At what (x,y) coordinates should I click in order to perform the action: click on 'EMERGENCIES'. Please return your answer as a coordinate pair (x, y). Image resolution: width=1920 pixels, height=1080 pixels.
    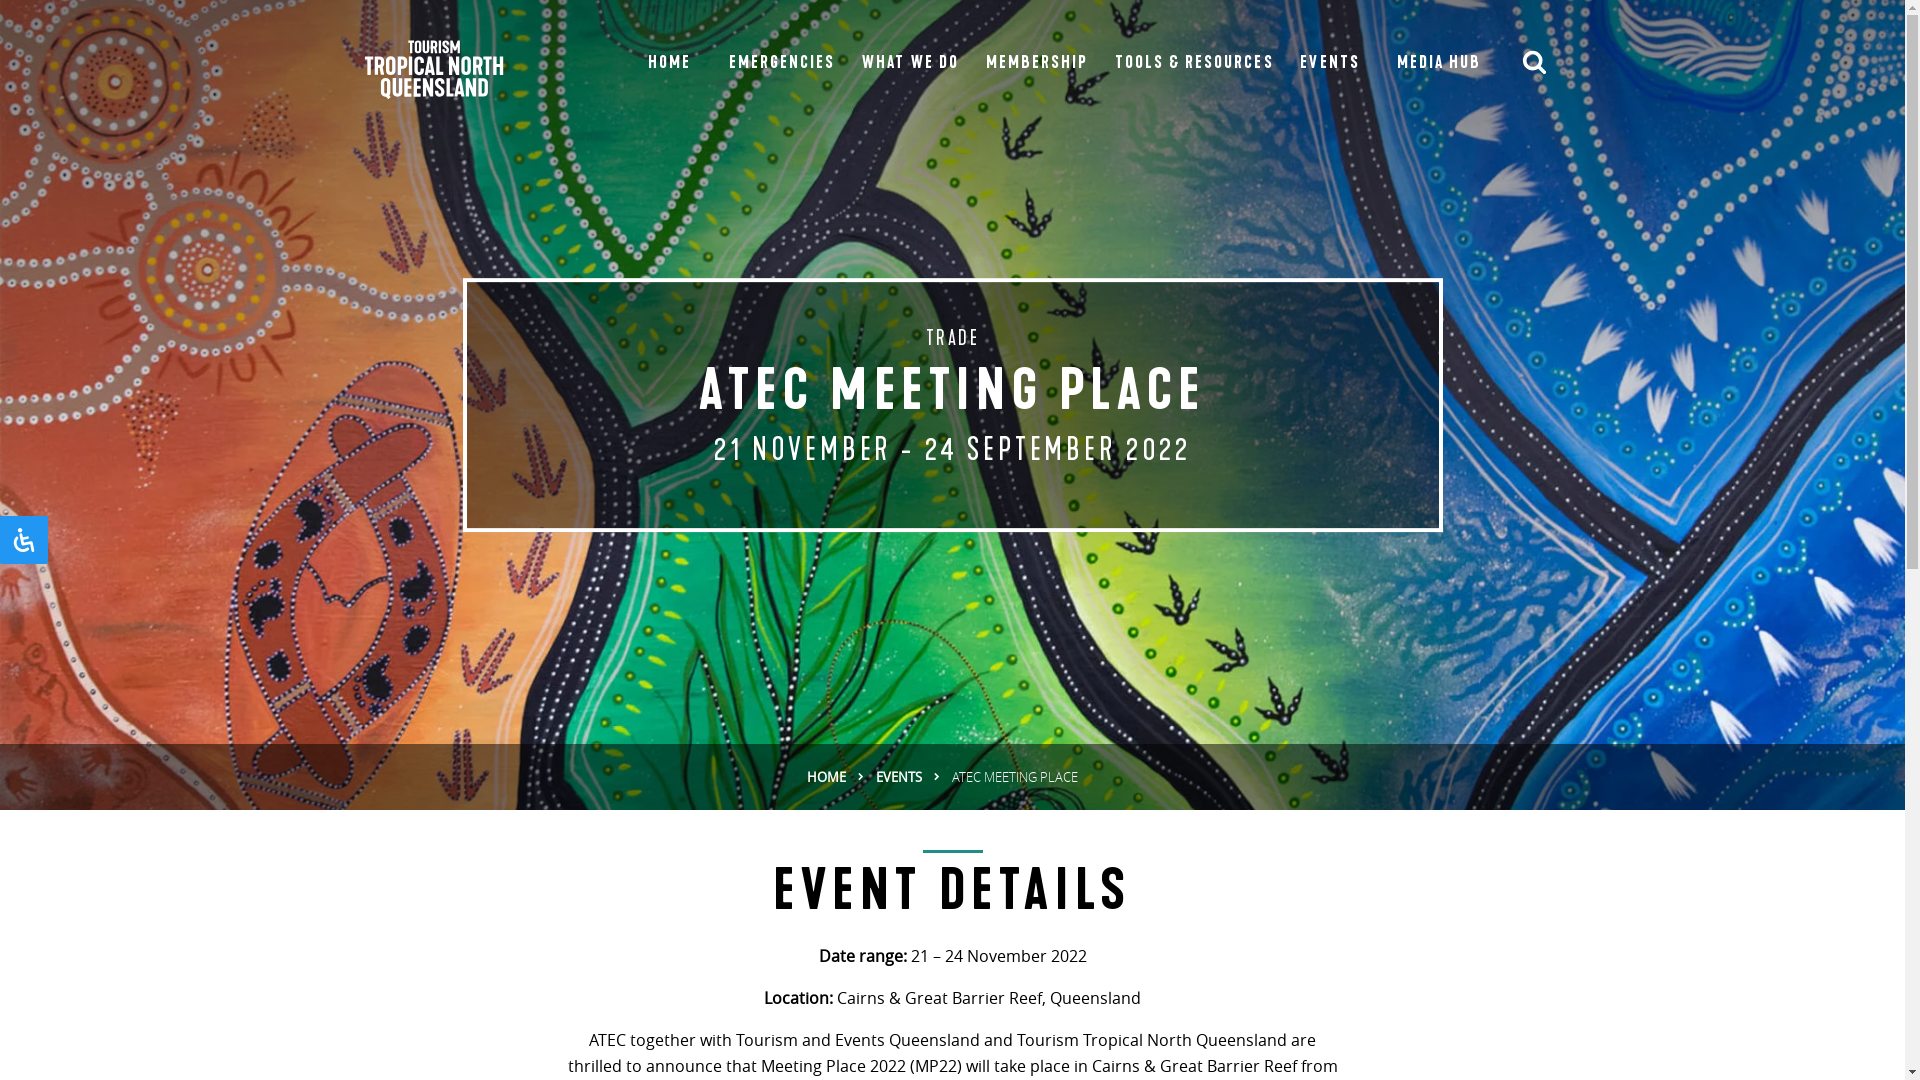
    Looking at the image, I should click on (781, 61).